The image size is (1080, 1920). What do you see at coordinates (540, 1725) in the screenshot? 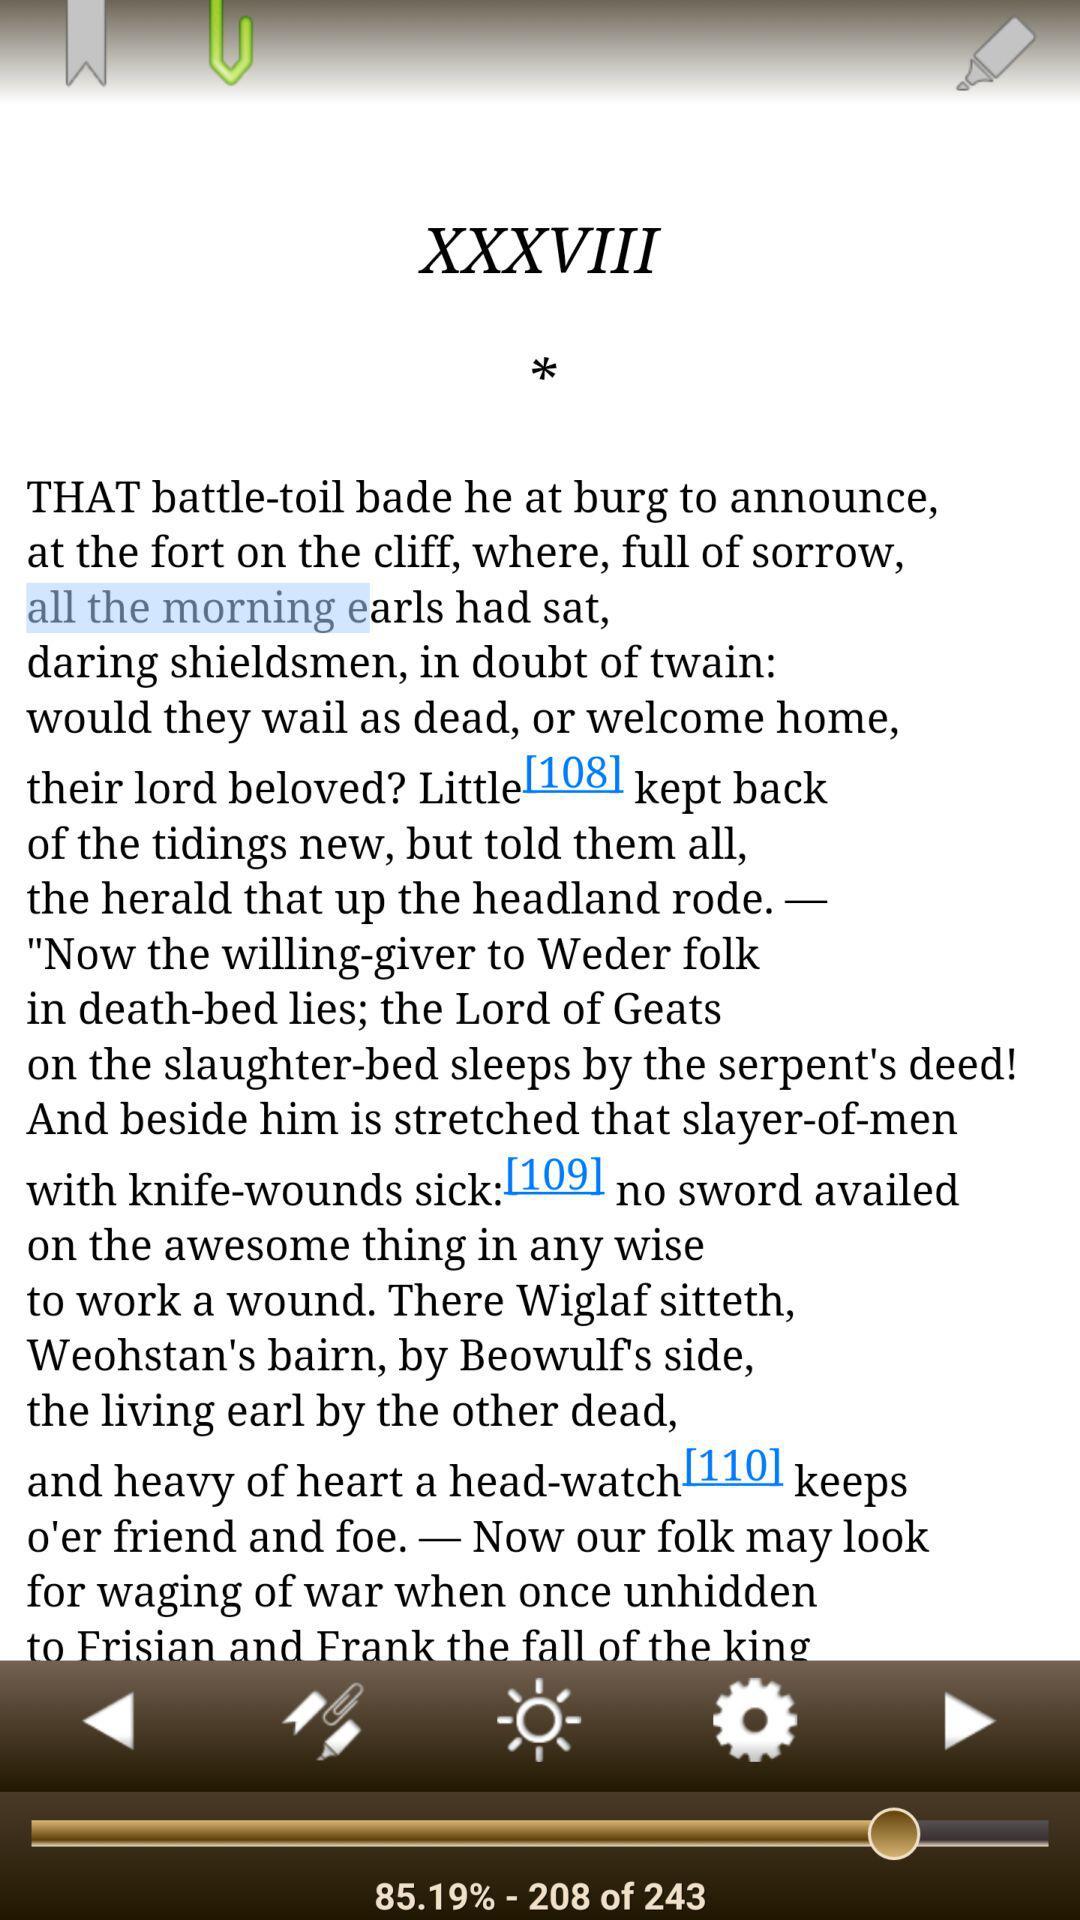
I see `screen brightness` at bounding box center [540, 1725].